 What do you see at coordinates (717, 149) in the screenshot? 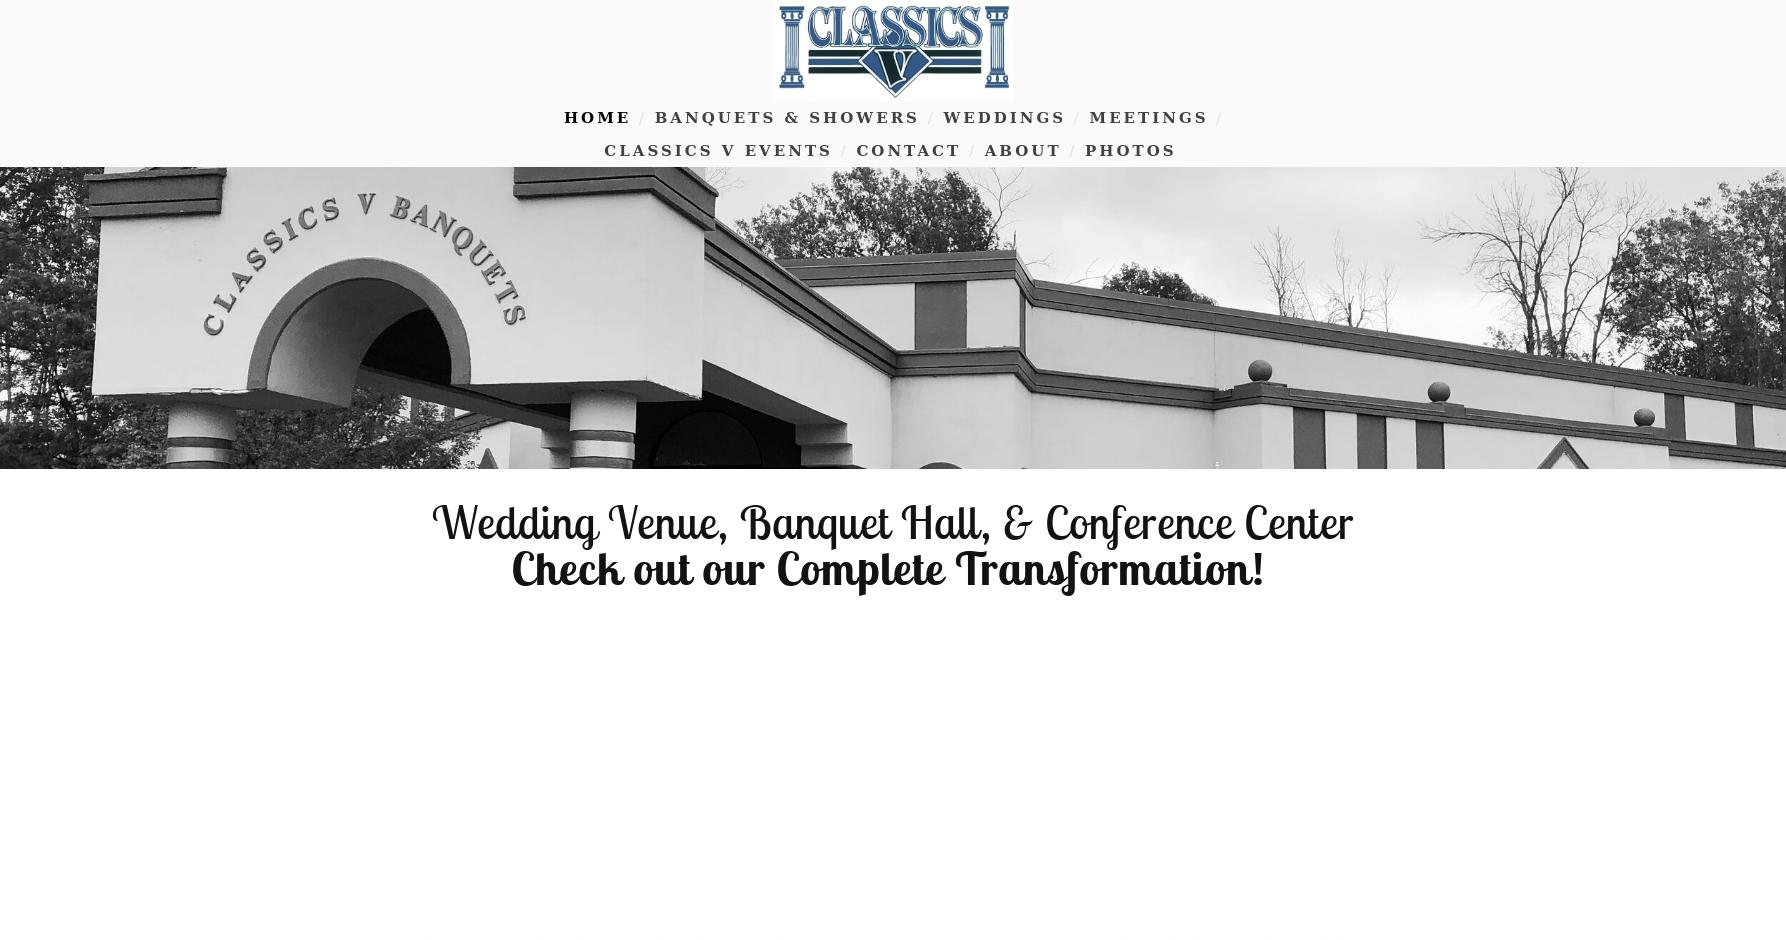
I see `'Classics V Events'` at bounding box center [717, 149].